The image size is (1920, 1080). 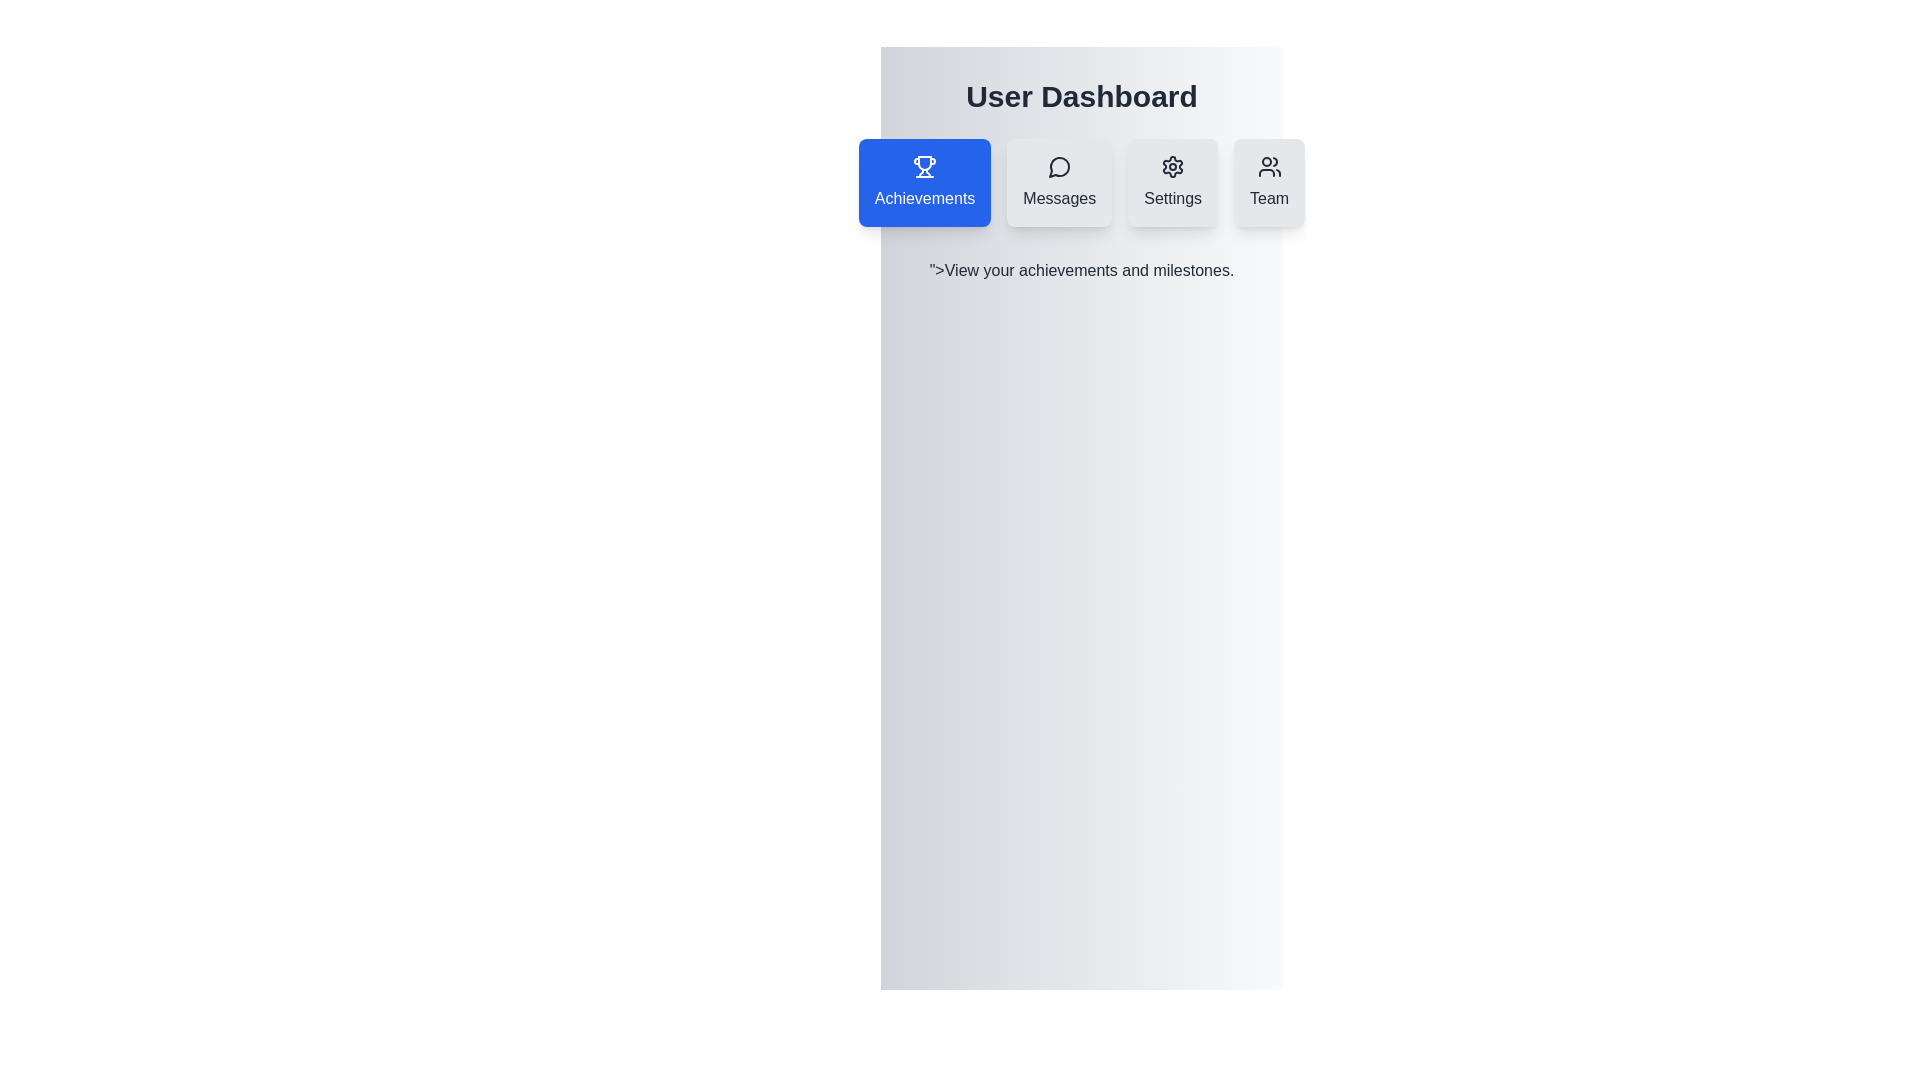 I want to click on the Messages tab to navigate to its content, so click(x=1058, y=182).